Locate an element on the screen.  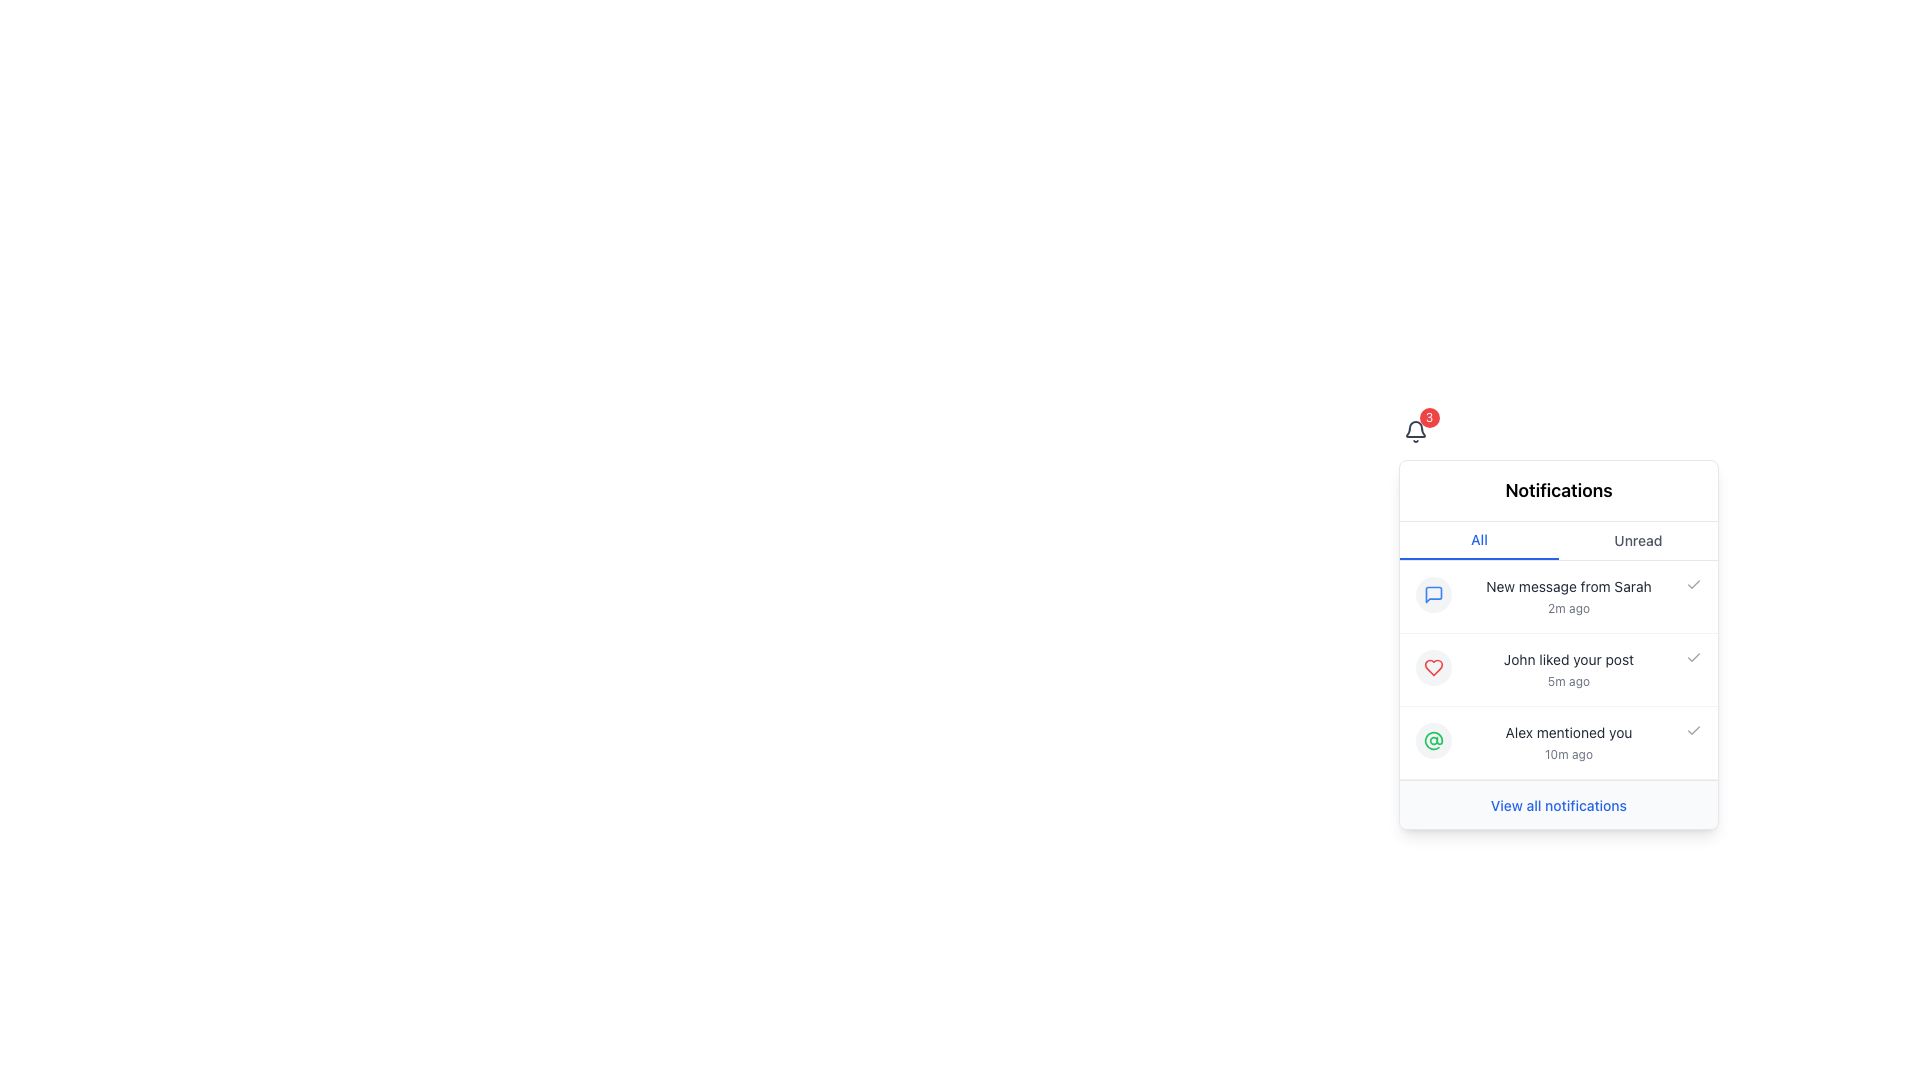
the heart-shaped icon within the circular button is located at coordinates (1433, 667).